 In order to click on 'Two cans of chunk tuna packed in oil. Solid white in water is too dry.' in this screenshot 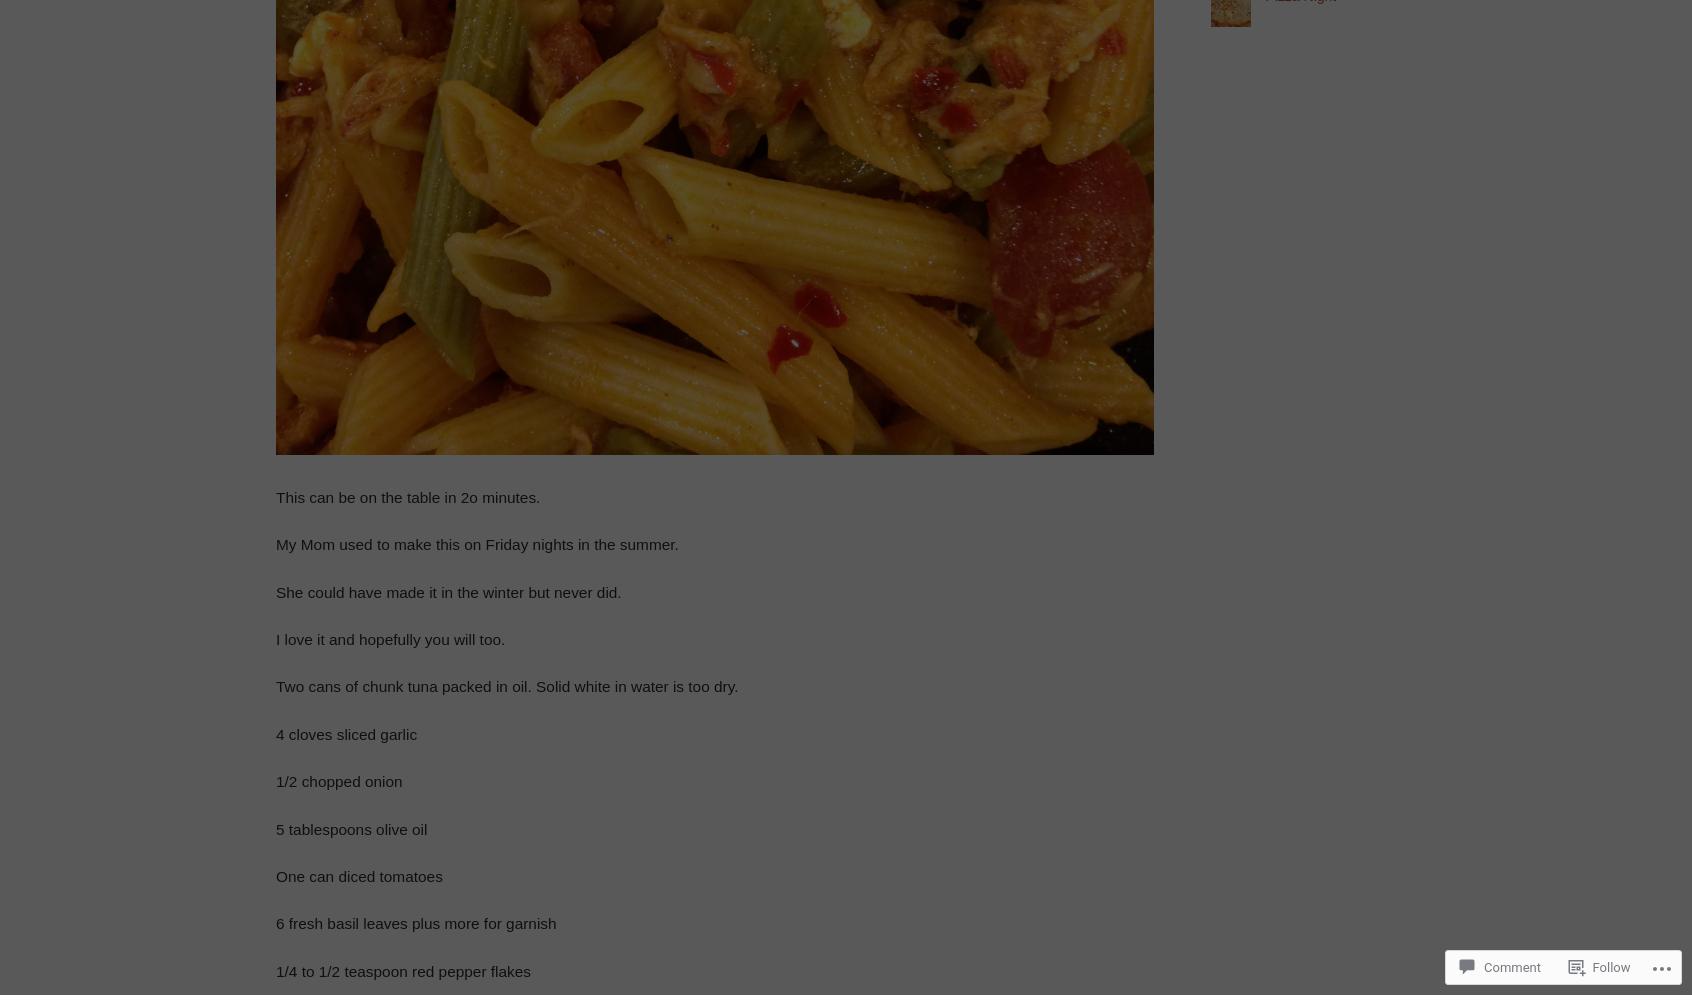, I will do `click(506, 686)`.